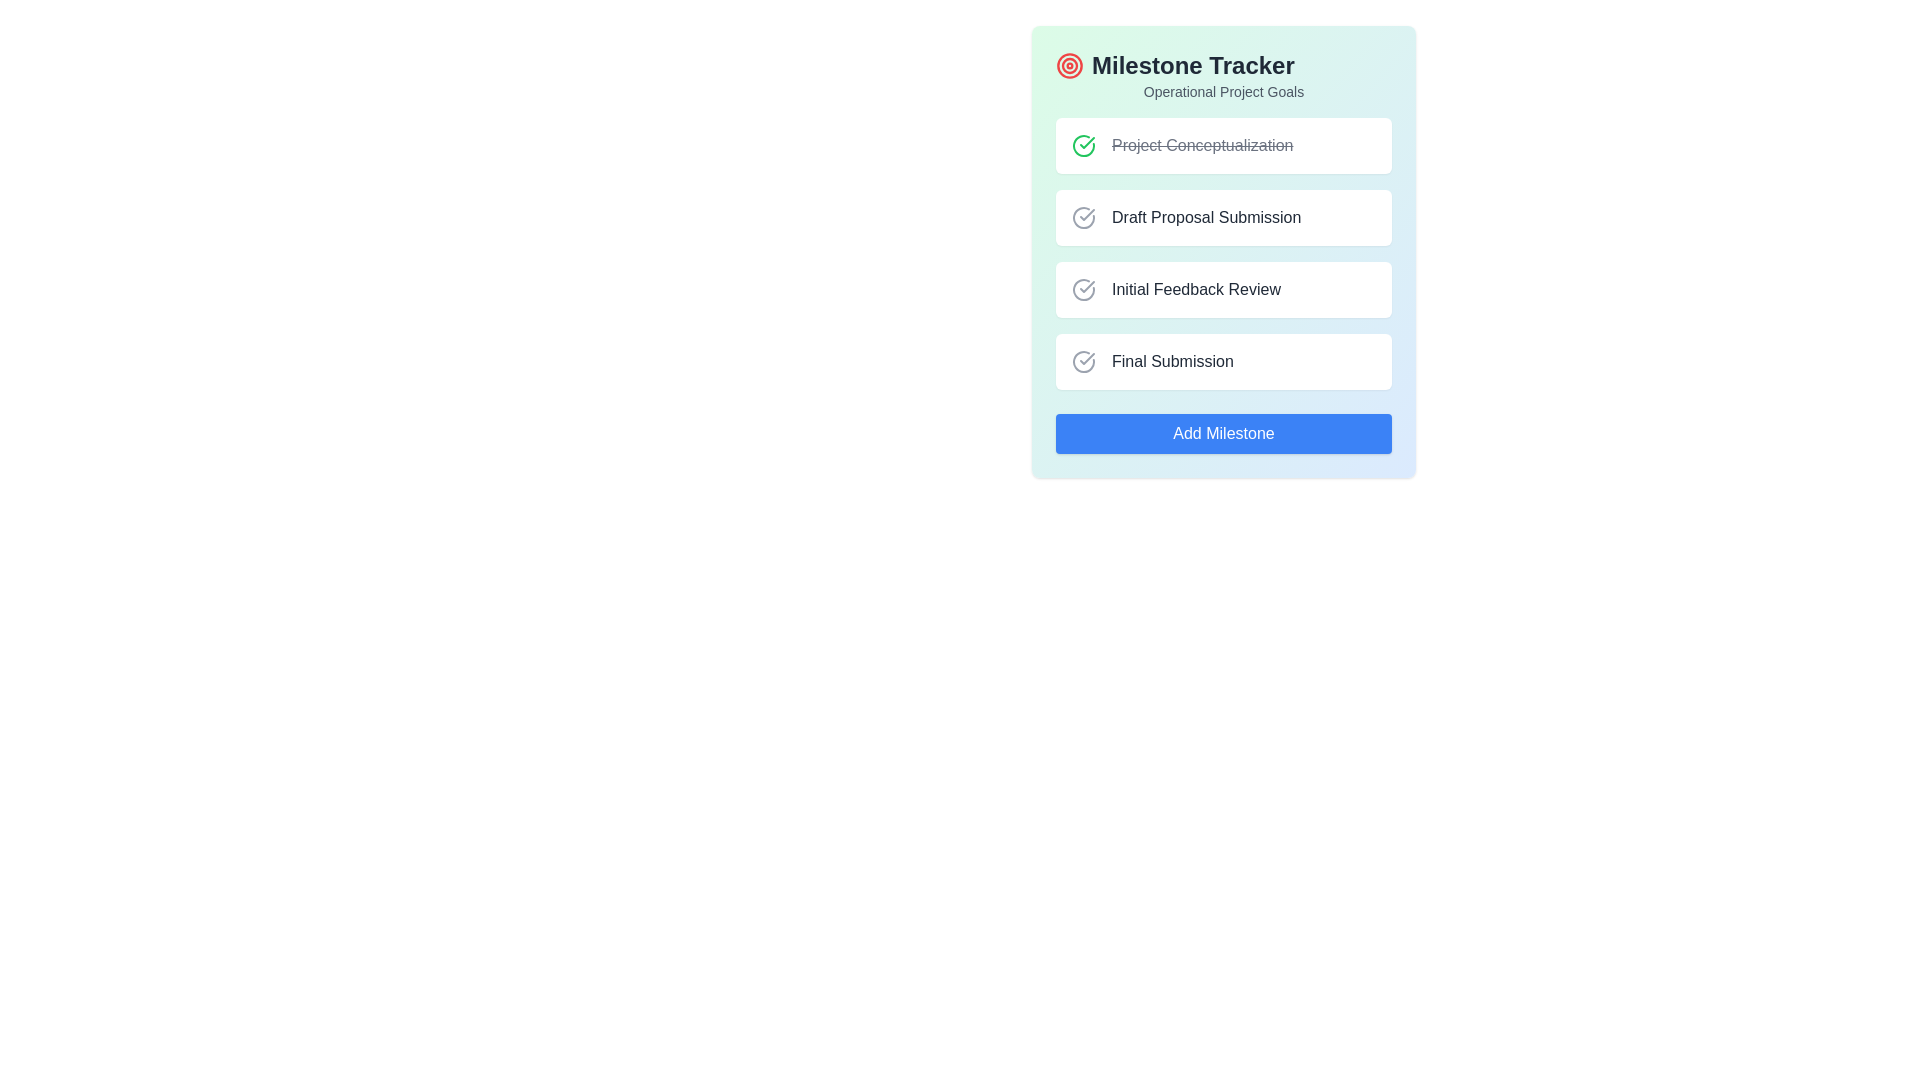 Image resolution: width=1920 pixels, height=1080 pixels. Describe the element at coordinates (1083, 218) in the screenshot. I see `the gray circular checkmark icon located to the left of the 'Draft Proposal Submission' text` at that location.